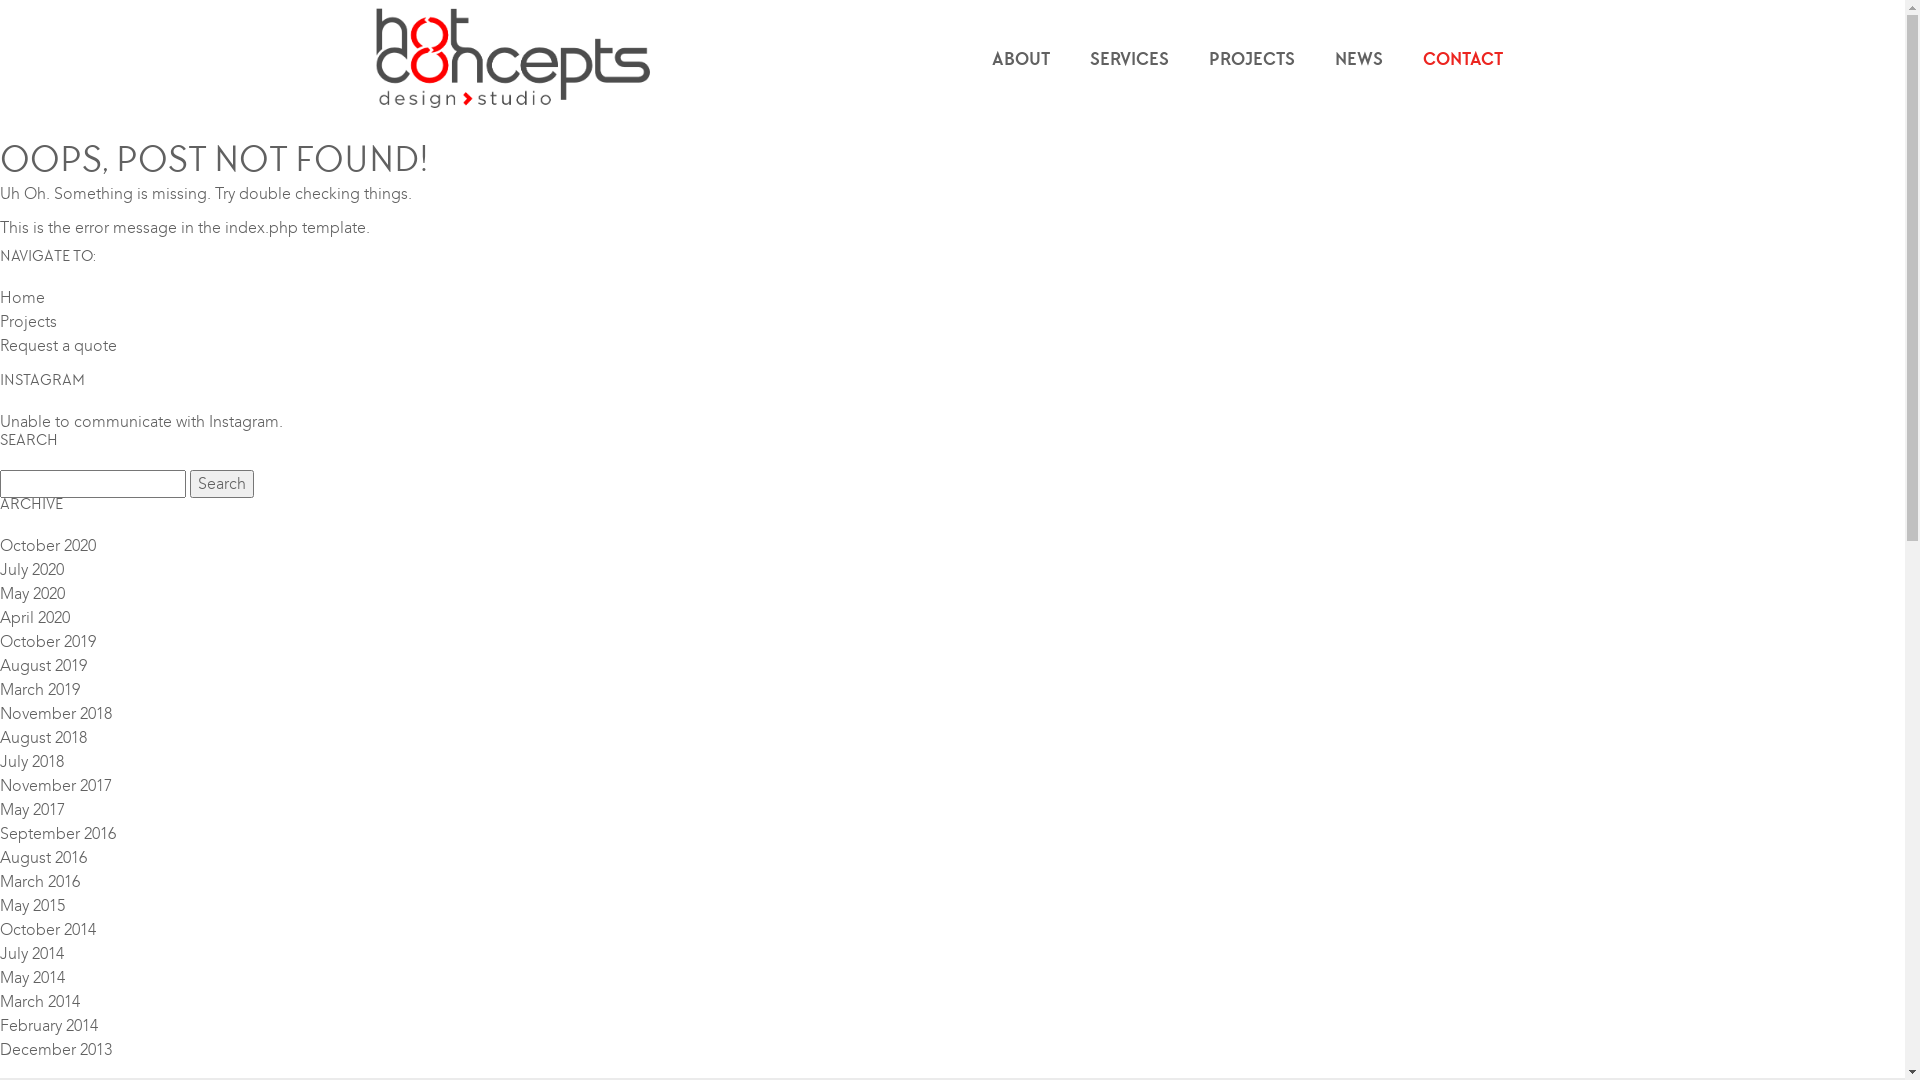 Image resolution: width=1920 pixels, height=1080 pixels. I want to click on 'October 2014', so click(48, 929).